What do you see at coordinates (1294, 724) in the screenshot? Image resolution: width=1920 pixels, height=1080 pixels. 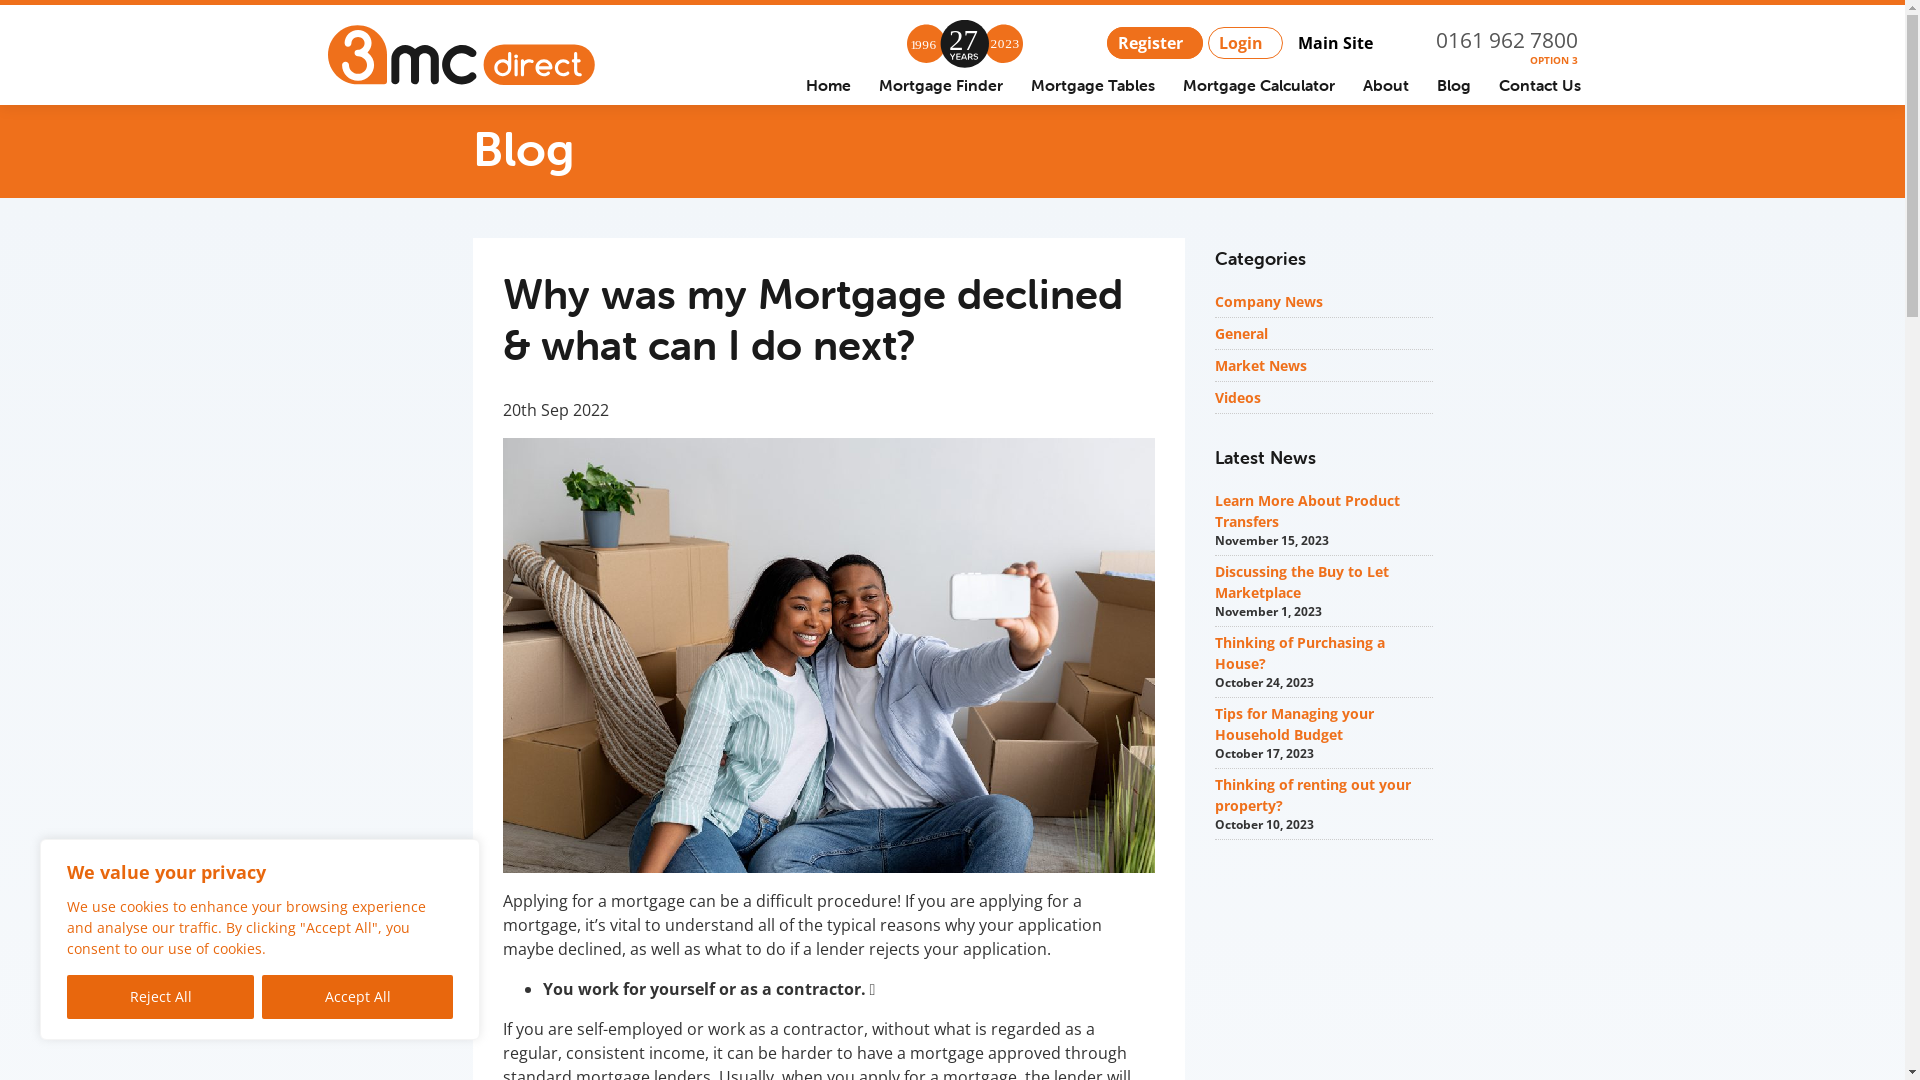 I see `'Tips for Managing your Household Budget'` at bounding box center [1294, 724].